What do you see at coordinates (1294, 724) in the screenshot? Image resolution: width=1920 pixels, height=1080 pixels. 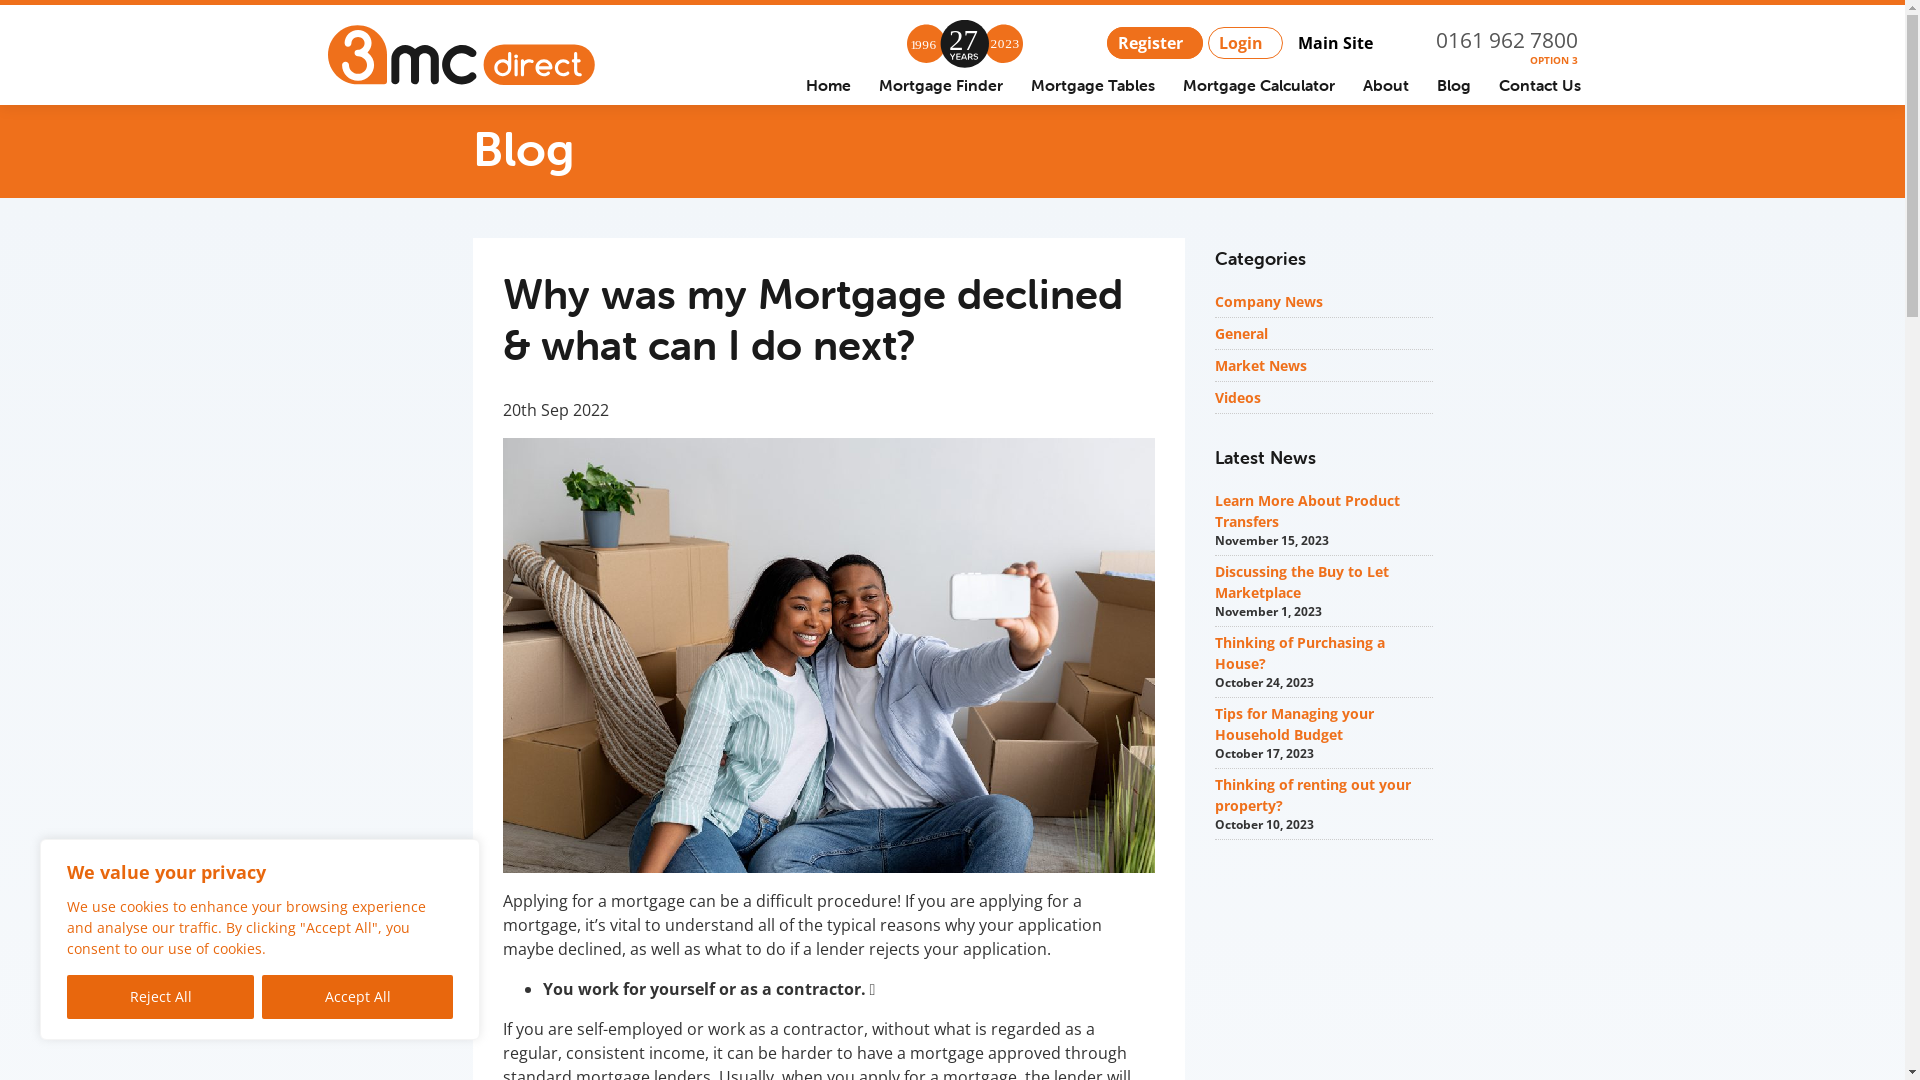 I see `'Tips for Managing your Household Budget'` at bounding box center [1294, 724].